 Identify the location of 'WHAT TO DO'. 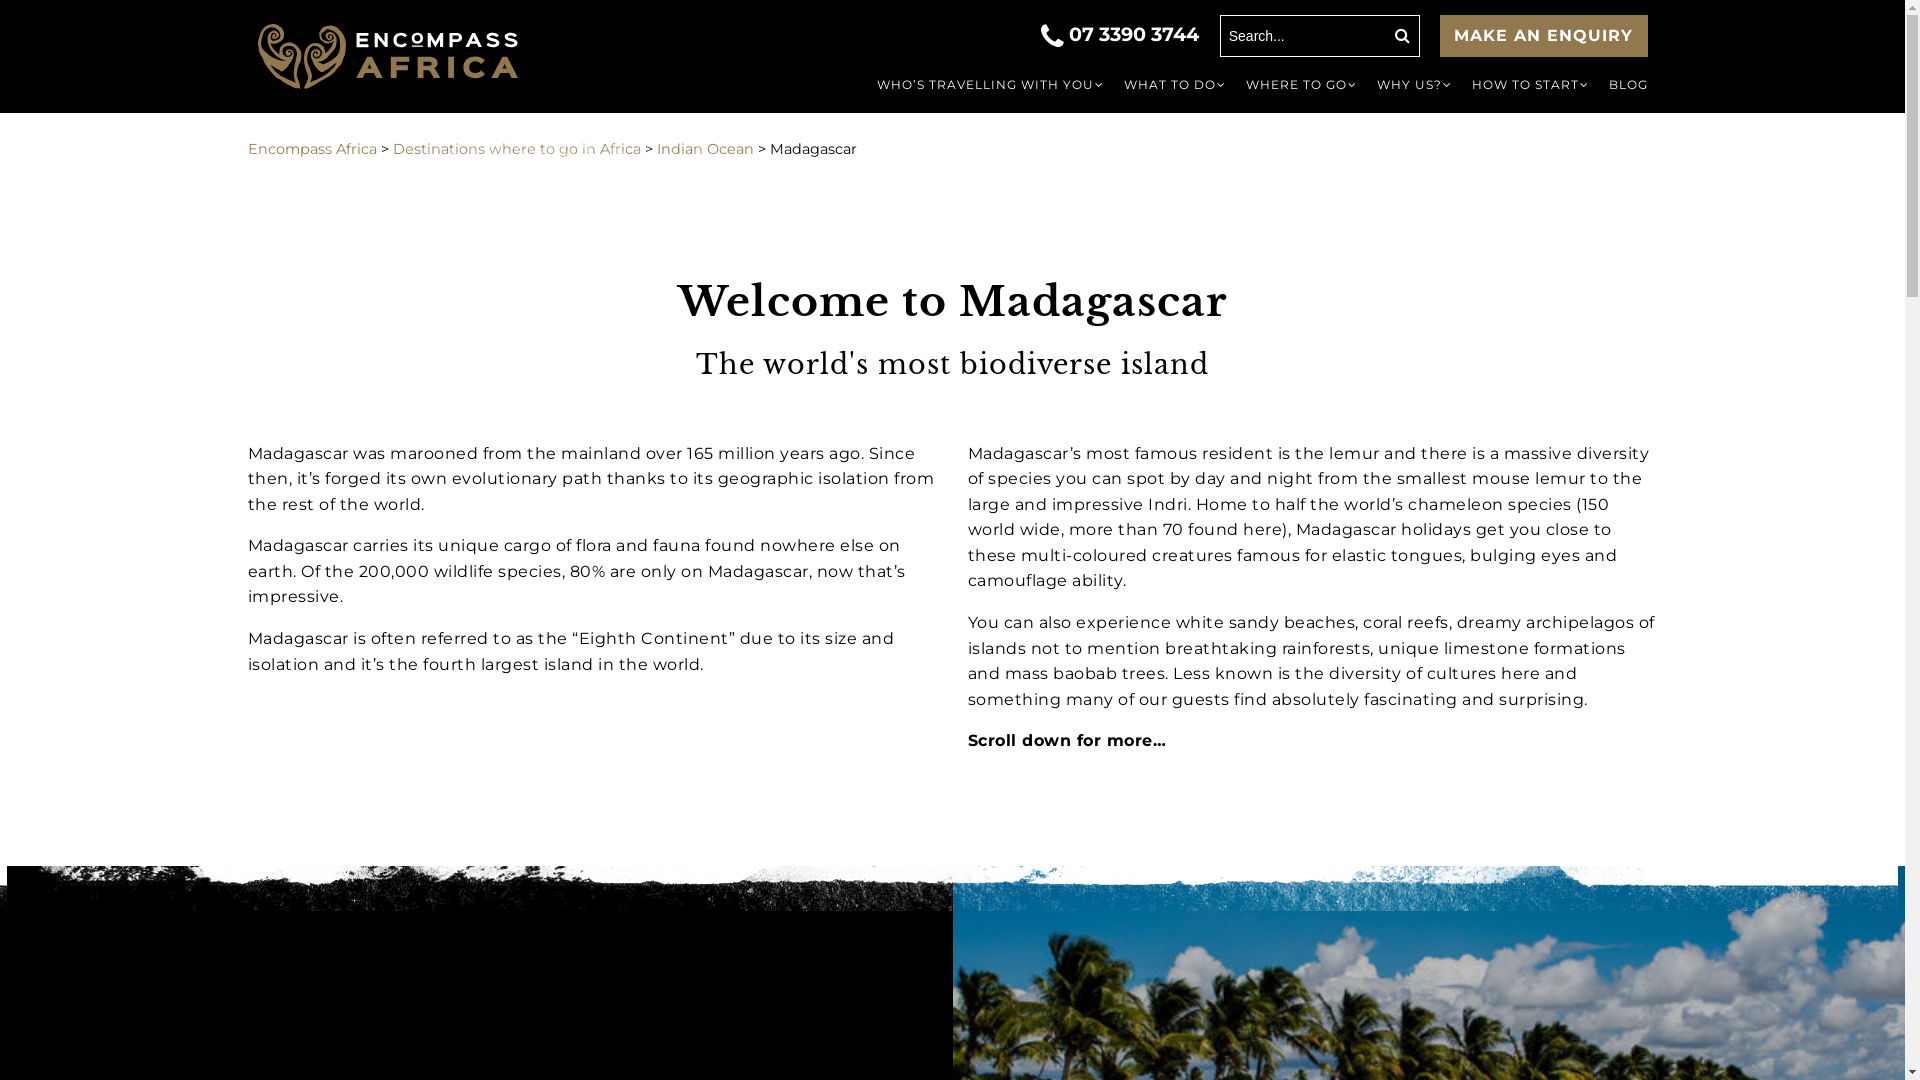
(1175, 83).